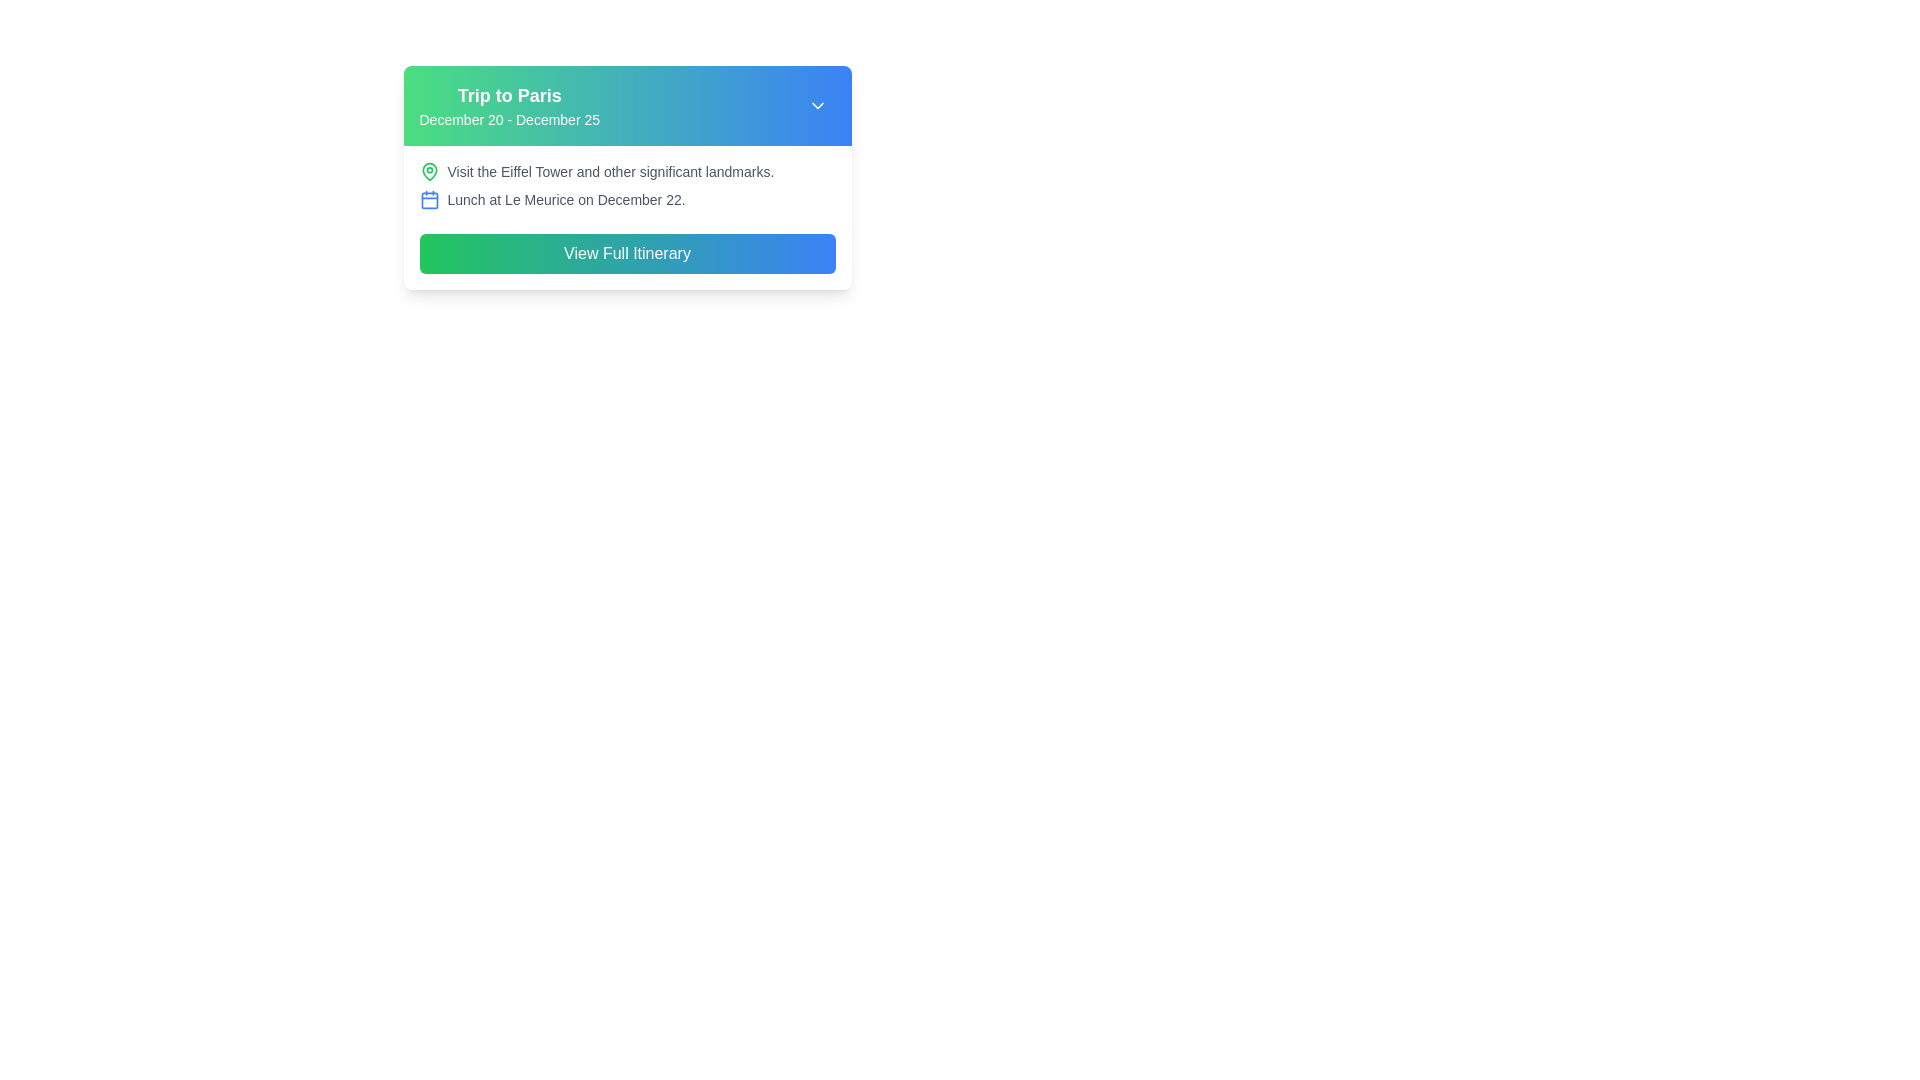 Image resolution: width=1920 pixels, height=1080 pixels. I want to click on title and subtitle text displayed in the Textual display element labeled 'Trip to Paris' with the date range 'December 20 - December 25', located at the upper-left region of the section, so click(509, 105).